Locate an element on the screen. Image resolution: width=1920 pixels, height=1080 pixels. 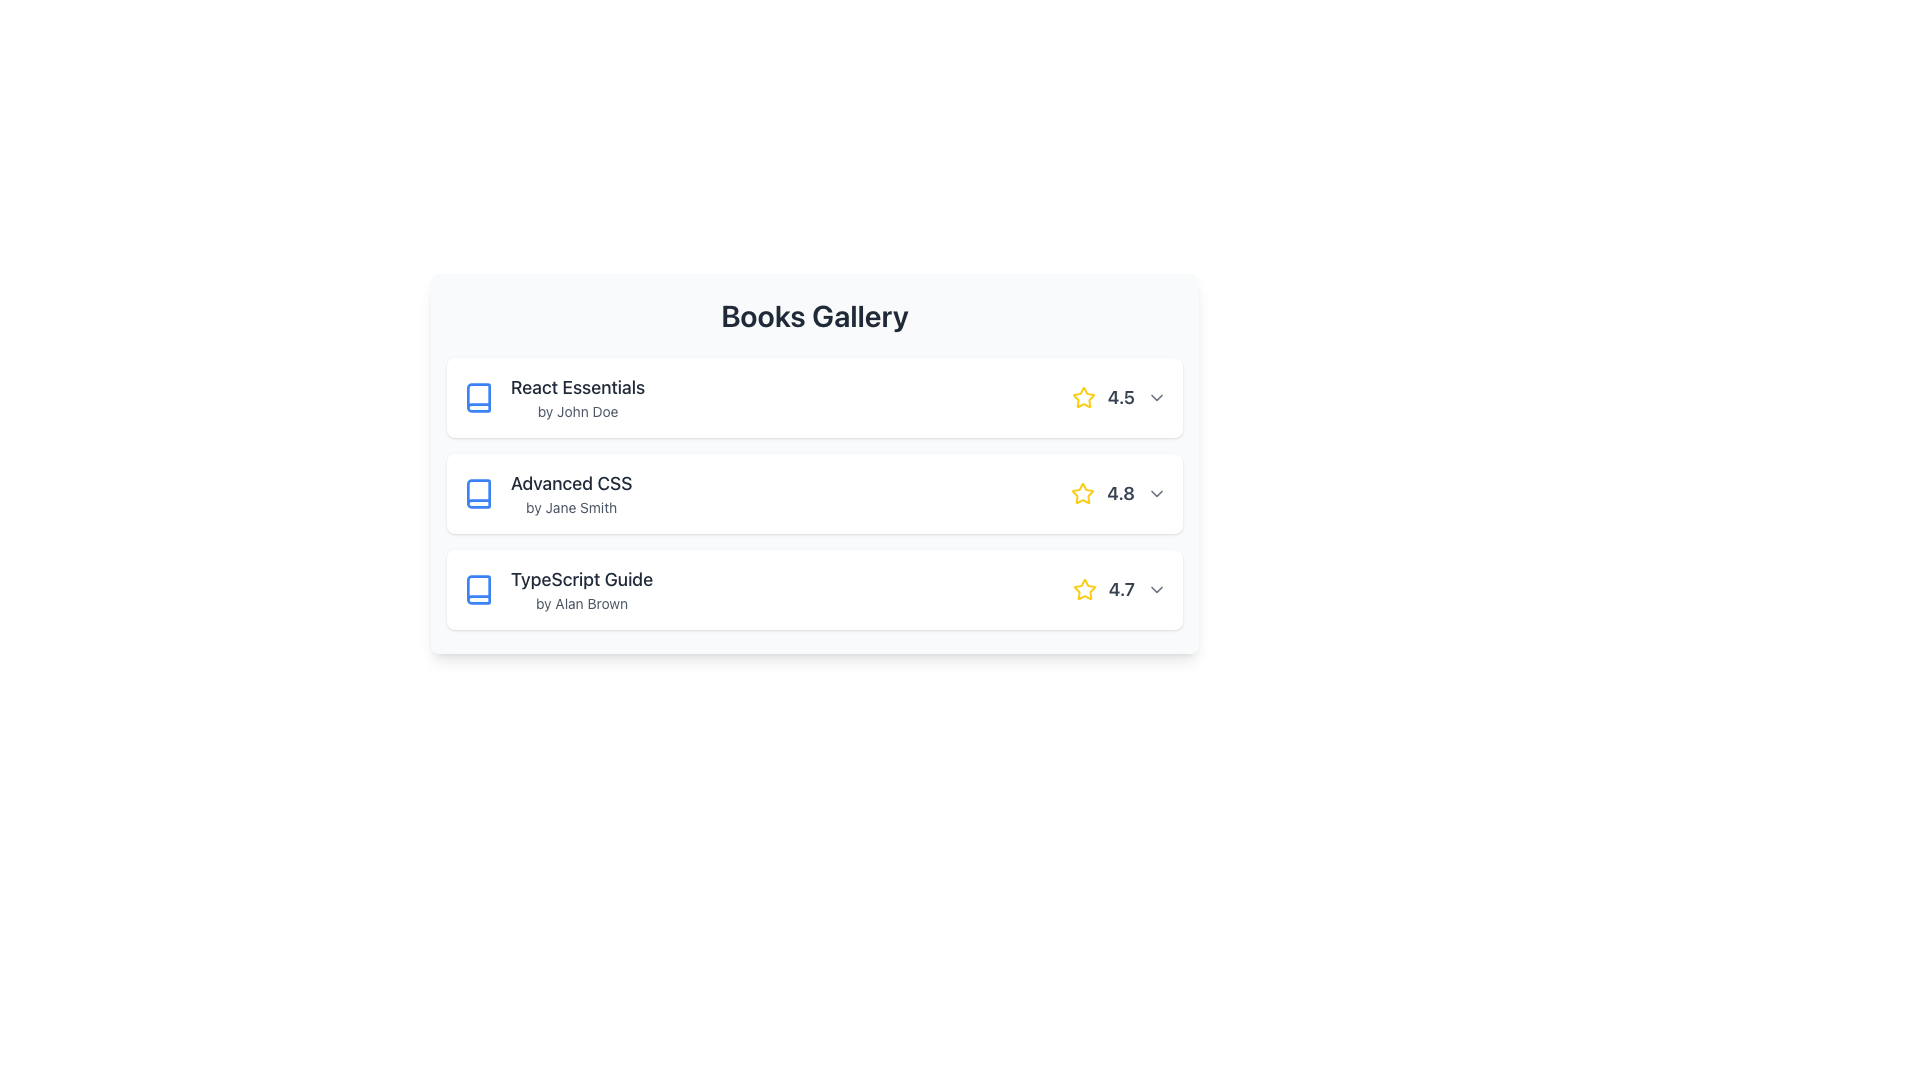
the text element displaying 'by John Doe', which is located directly below the title 'React Essentials' in the 'Books Gallery' section is located at coordinates (577, 411).